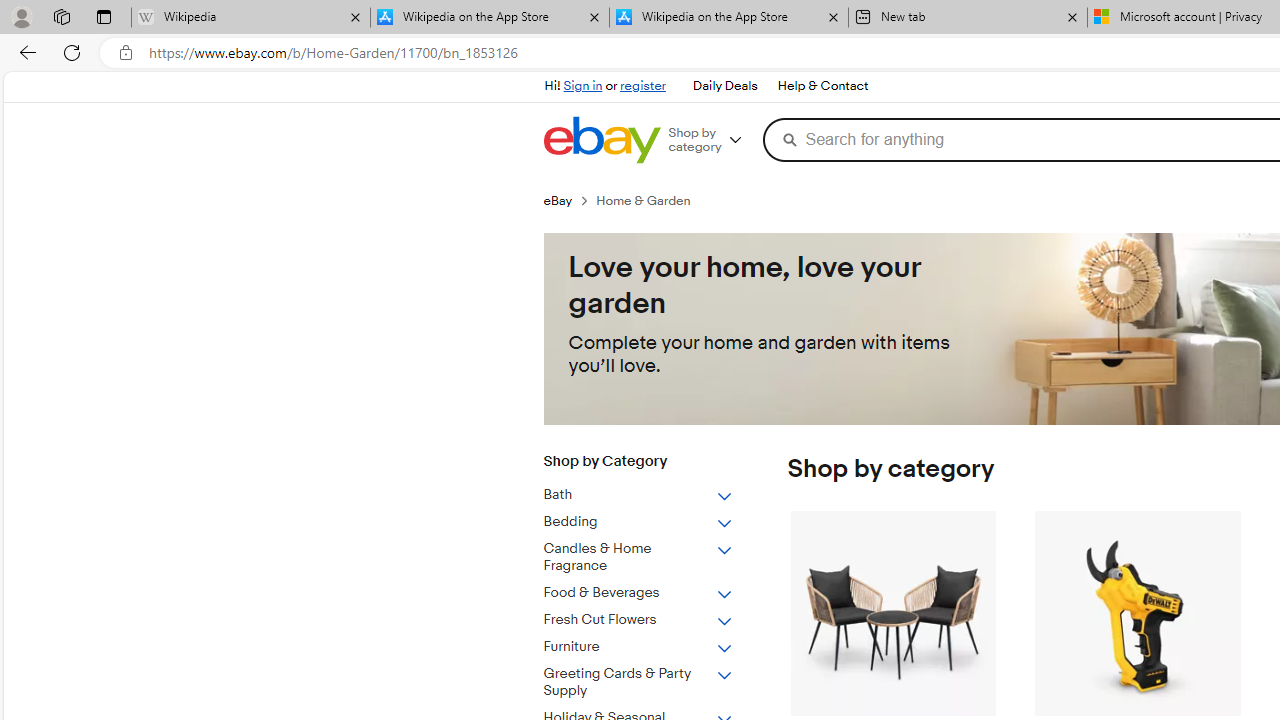 This screenshot has width=1280, height=720. What do you see at coordinates (653, 517) in the screenshot?
I see `'Bedding'` at bounding box center [653, 517].